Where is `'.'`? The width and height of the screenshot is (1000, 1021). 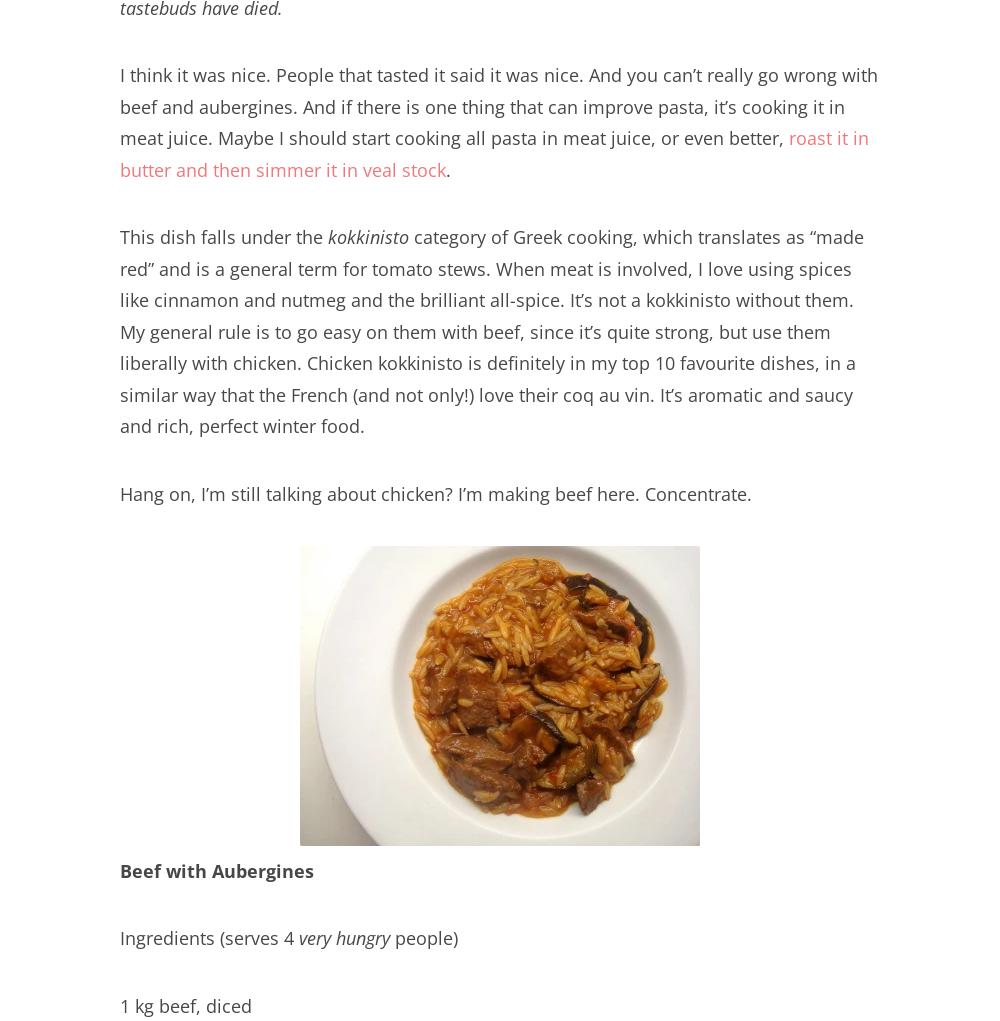
'.' is located at coordinates (447, 167).